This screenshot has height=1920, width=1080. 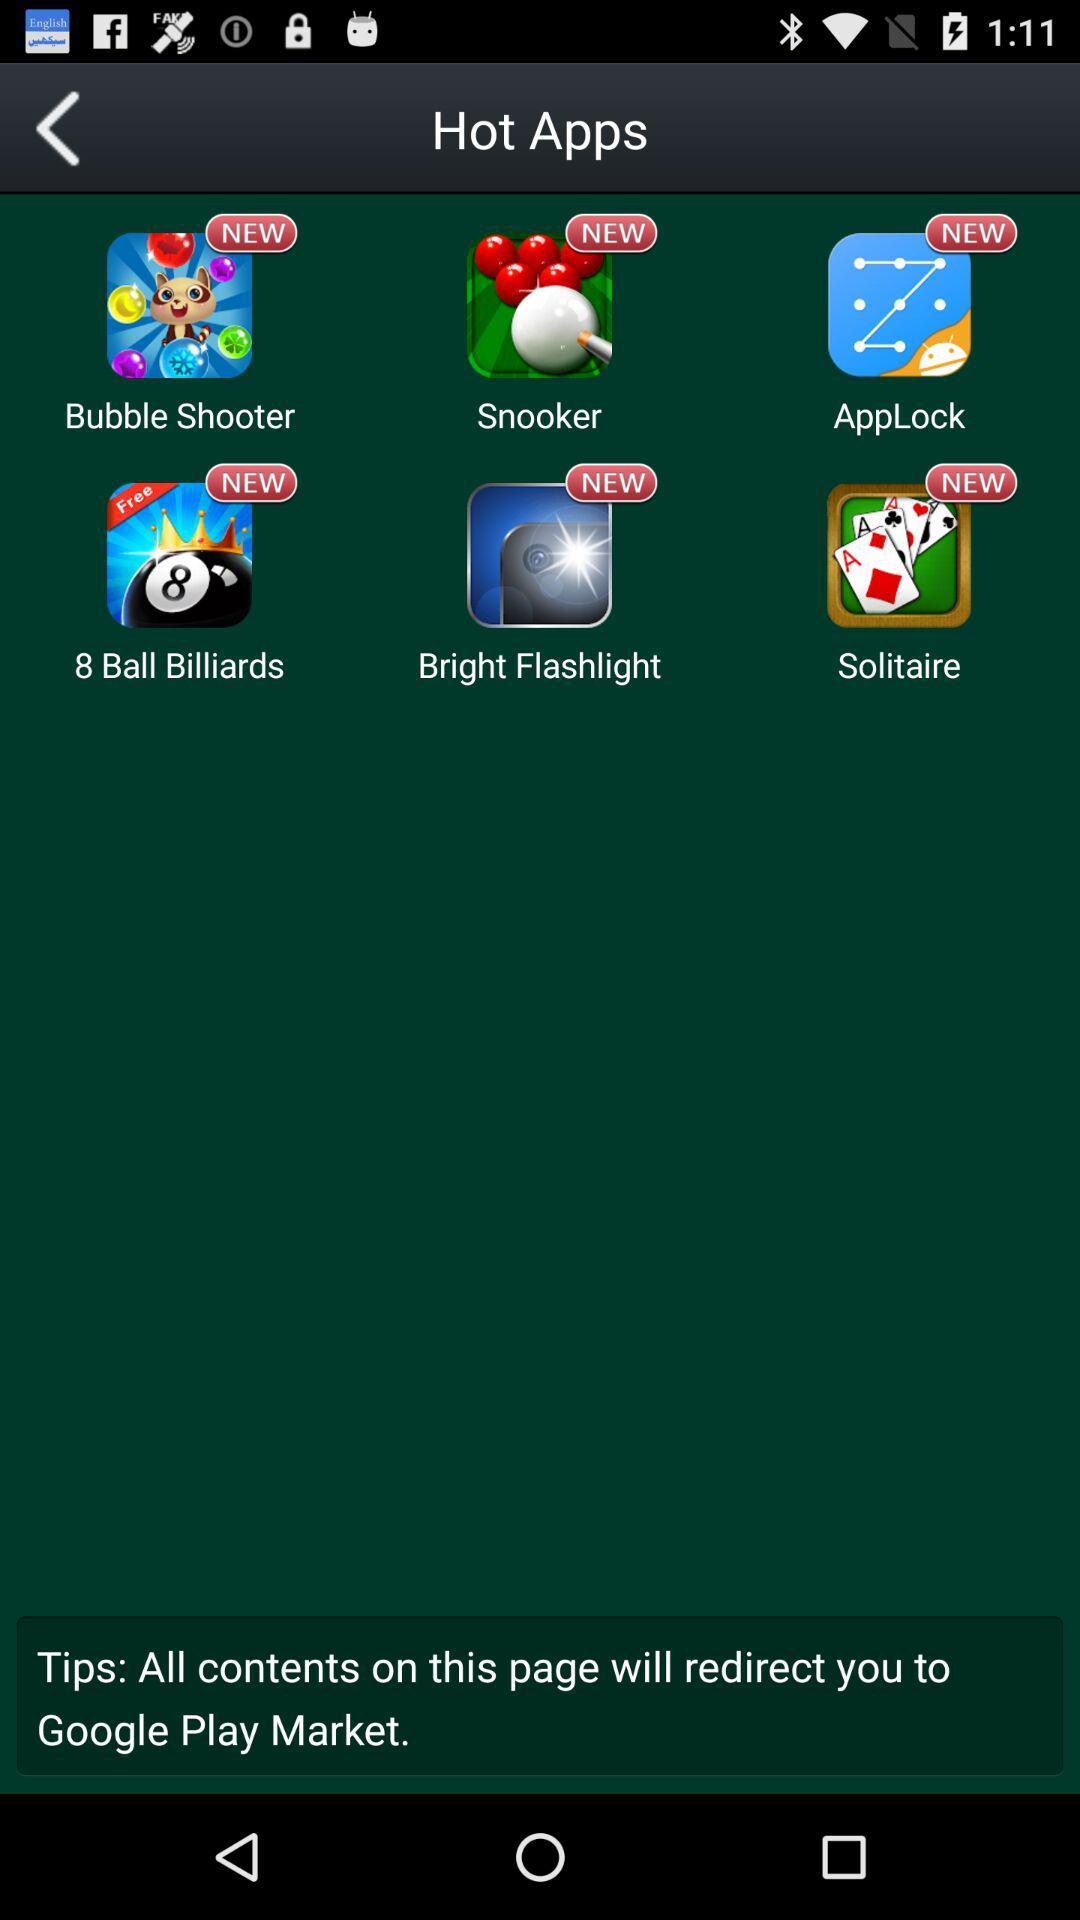 What do you see at coordinates (64, 136) in the screenshot?
I see `the arrow_backward icon` at bounding box center [64, 136].